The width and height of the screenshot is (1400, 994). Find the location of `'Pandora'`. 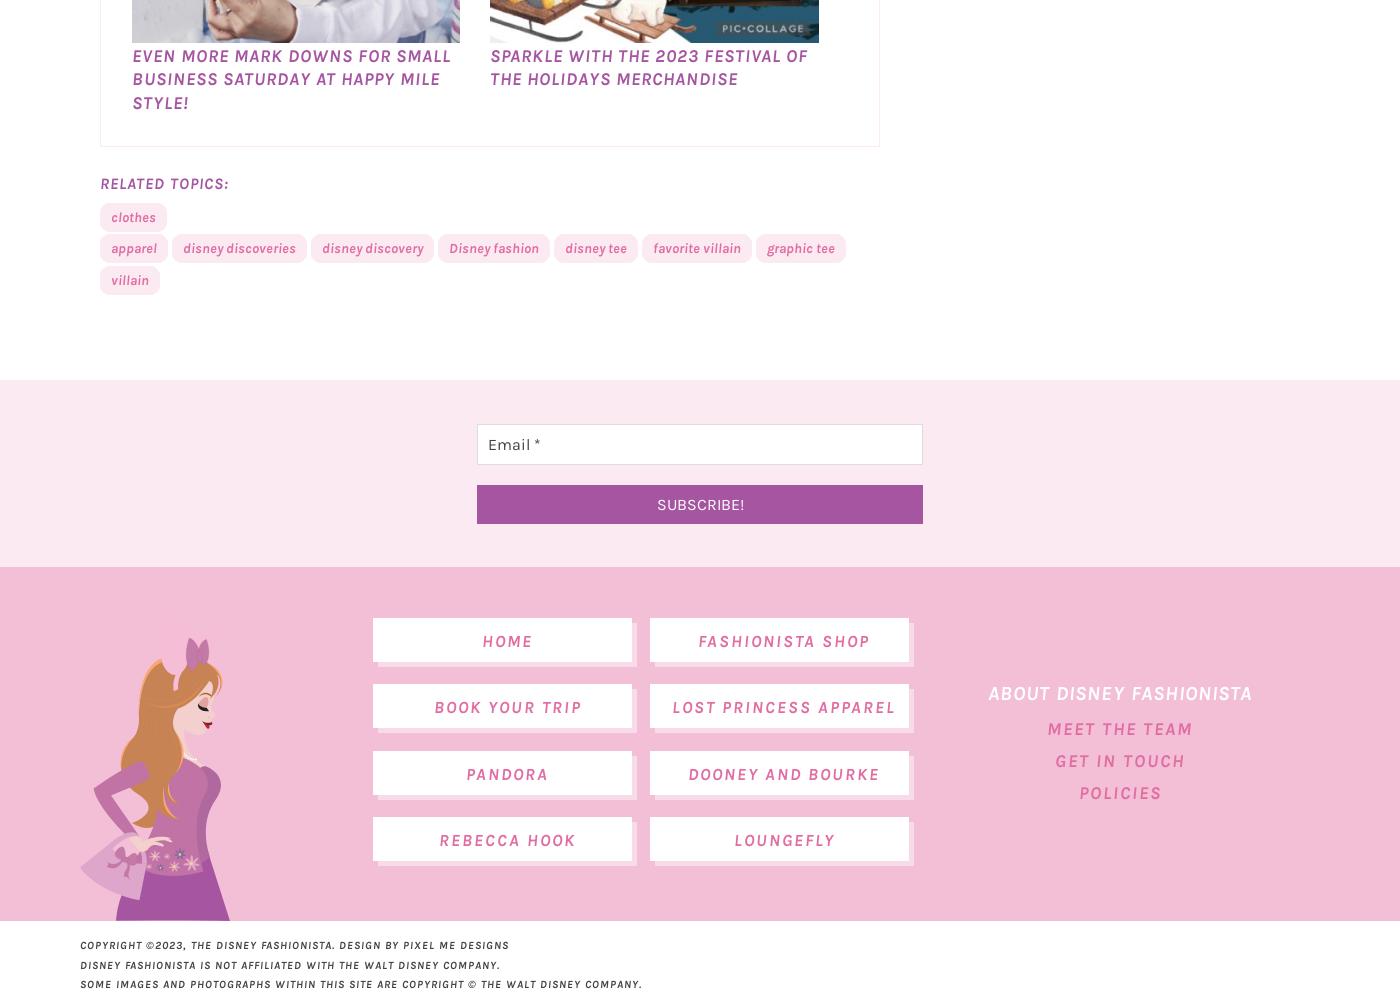

'Pandora' is located at coordinates (507, 817).